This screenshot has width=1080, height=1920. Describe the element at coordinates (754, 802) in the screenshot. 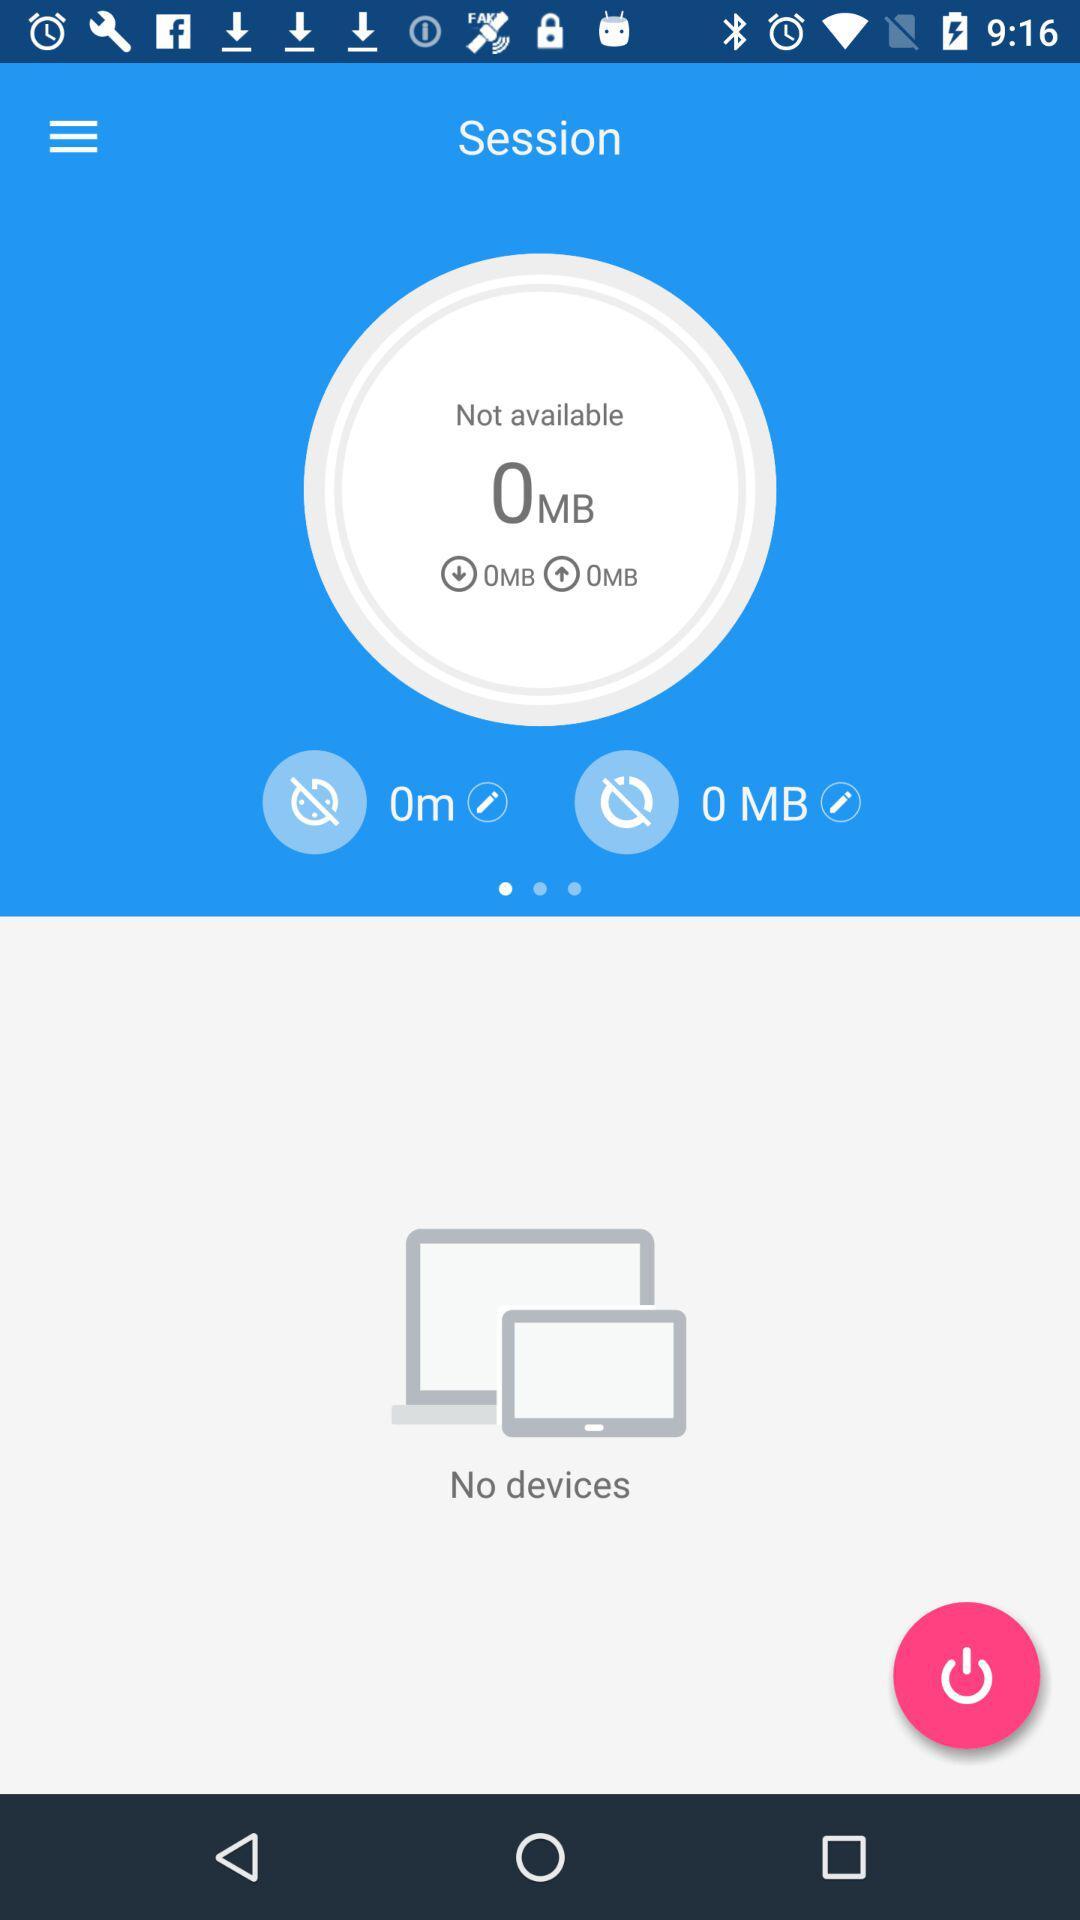

I see `0 mb item` at that location.